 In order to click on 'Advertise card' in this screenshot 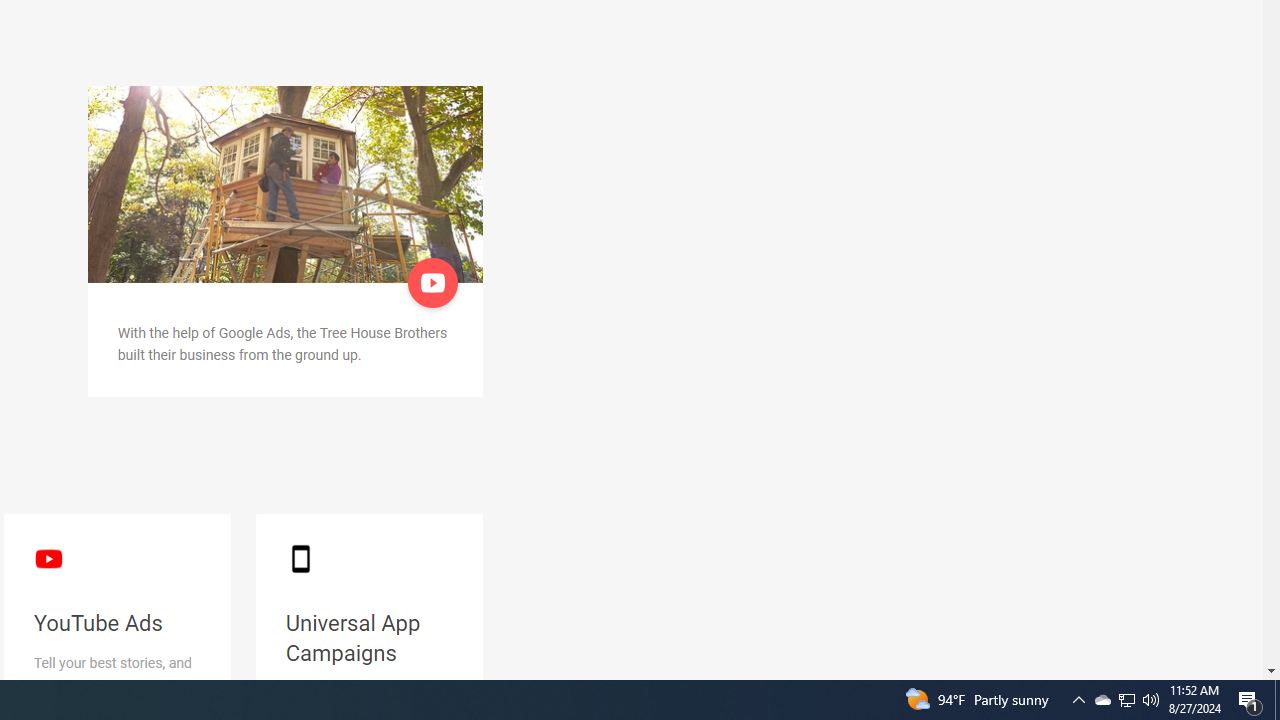, I will do `click(284, 184)`.